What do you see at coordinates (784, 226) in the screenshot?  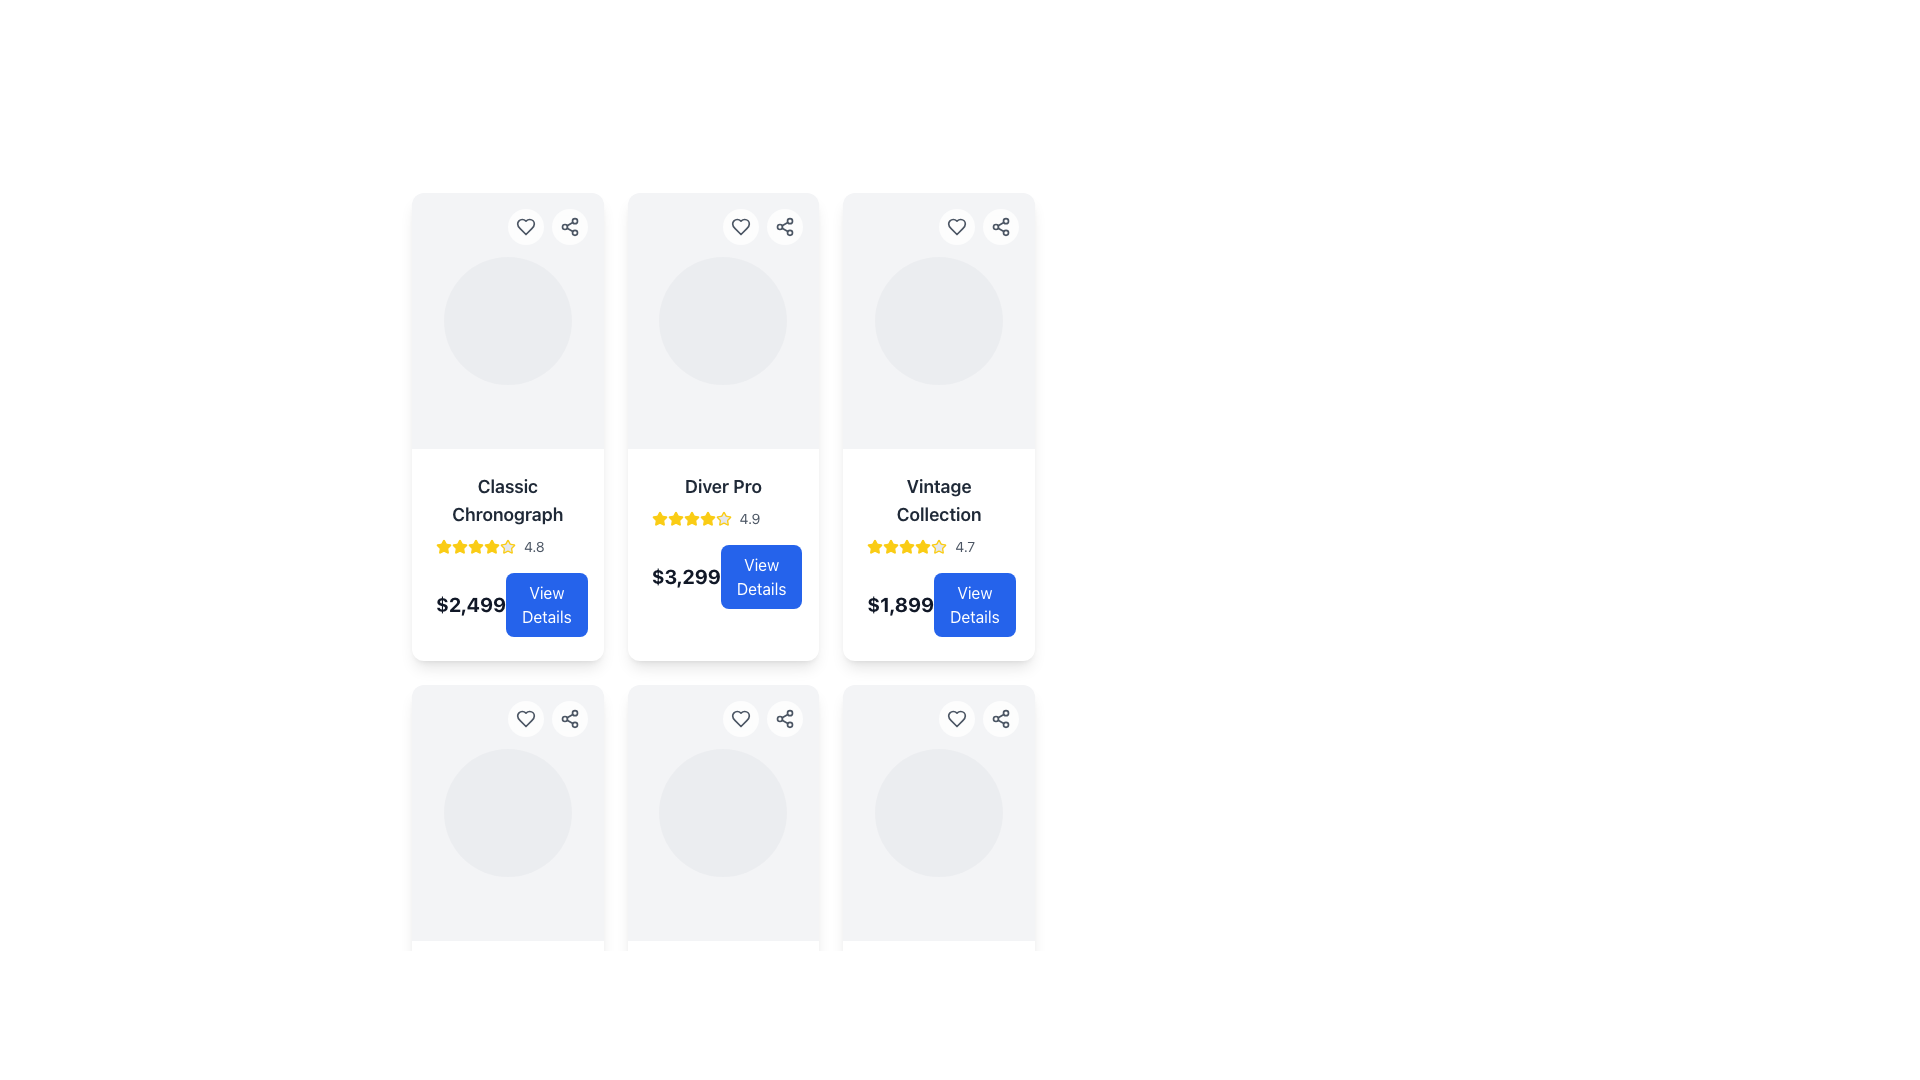 I see `the icon button located at the top-right corner of the third card` at bounding box center [784, 226].